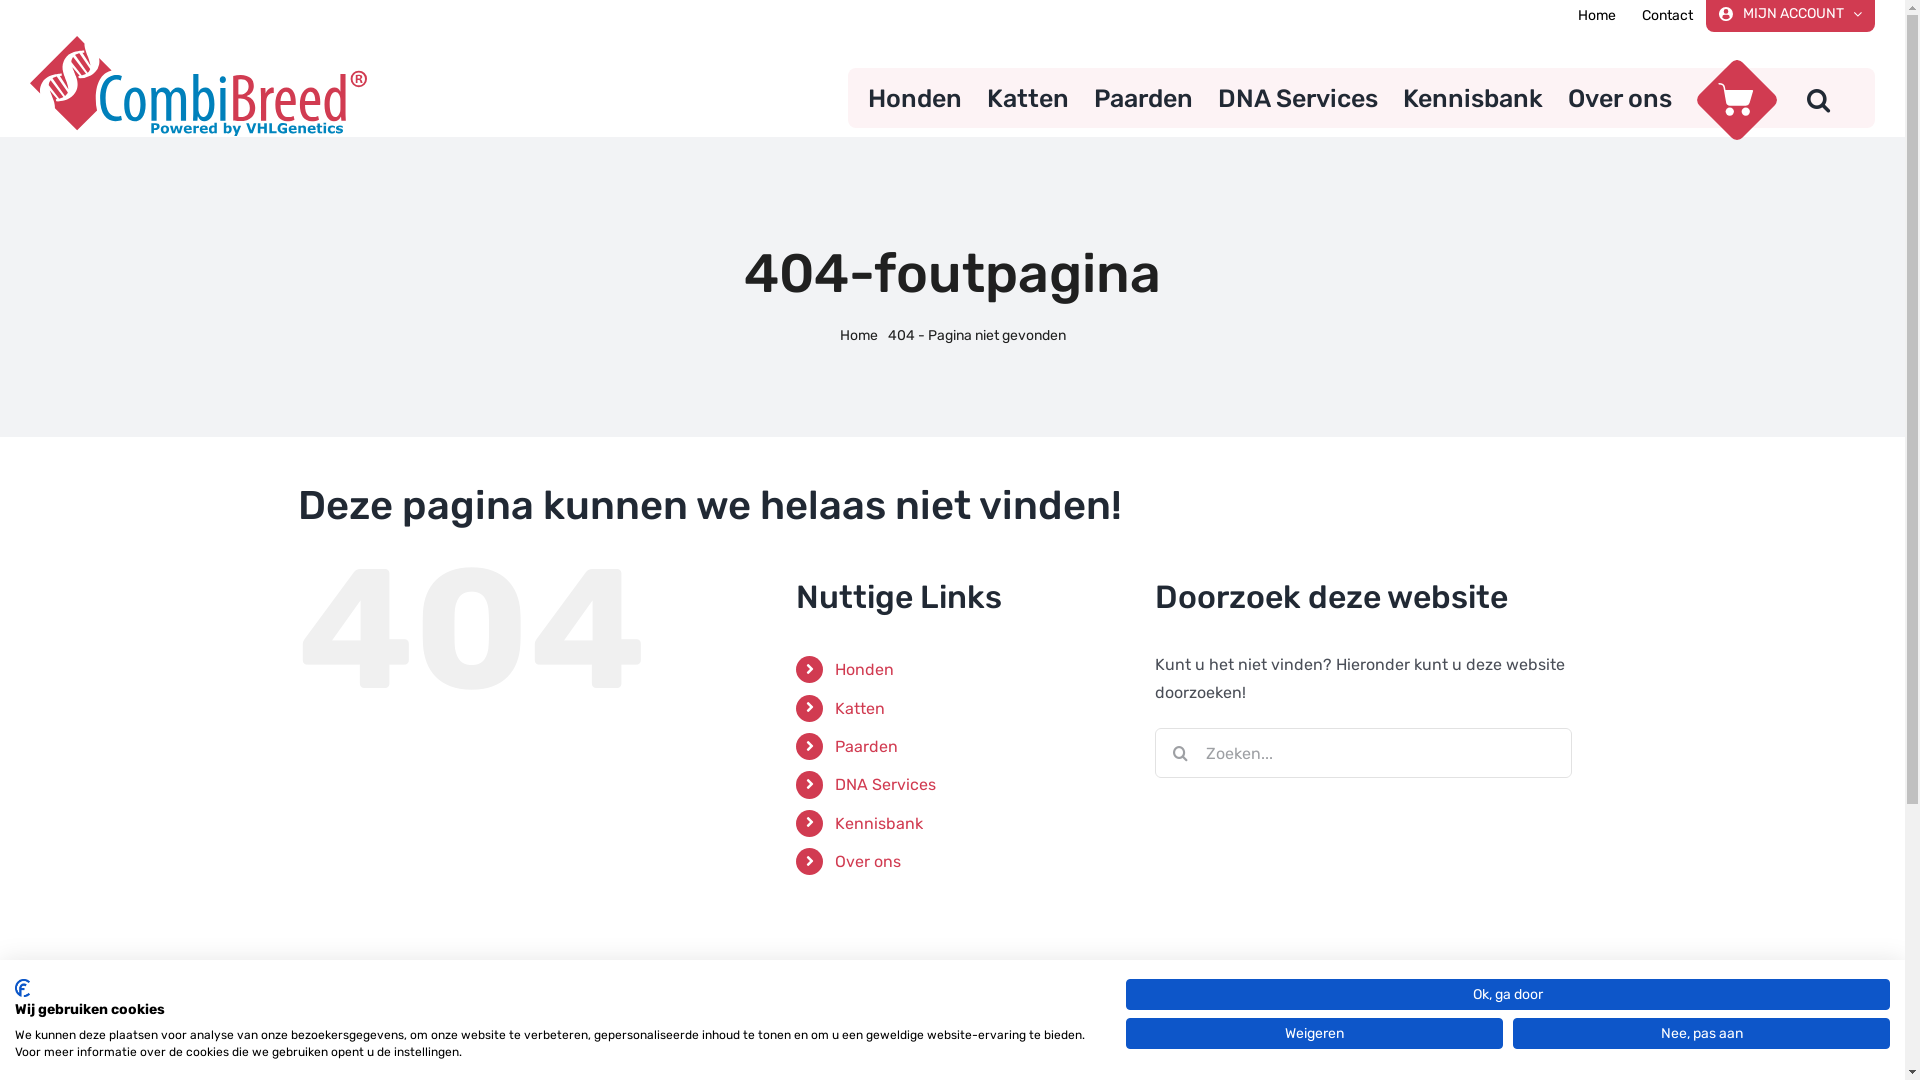  Describe the element at coordinates (868, 860) in the screenshot. I see `'Over ons'` at that location.